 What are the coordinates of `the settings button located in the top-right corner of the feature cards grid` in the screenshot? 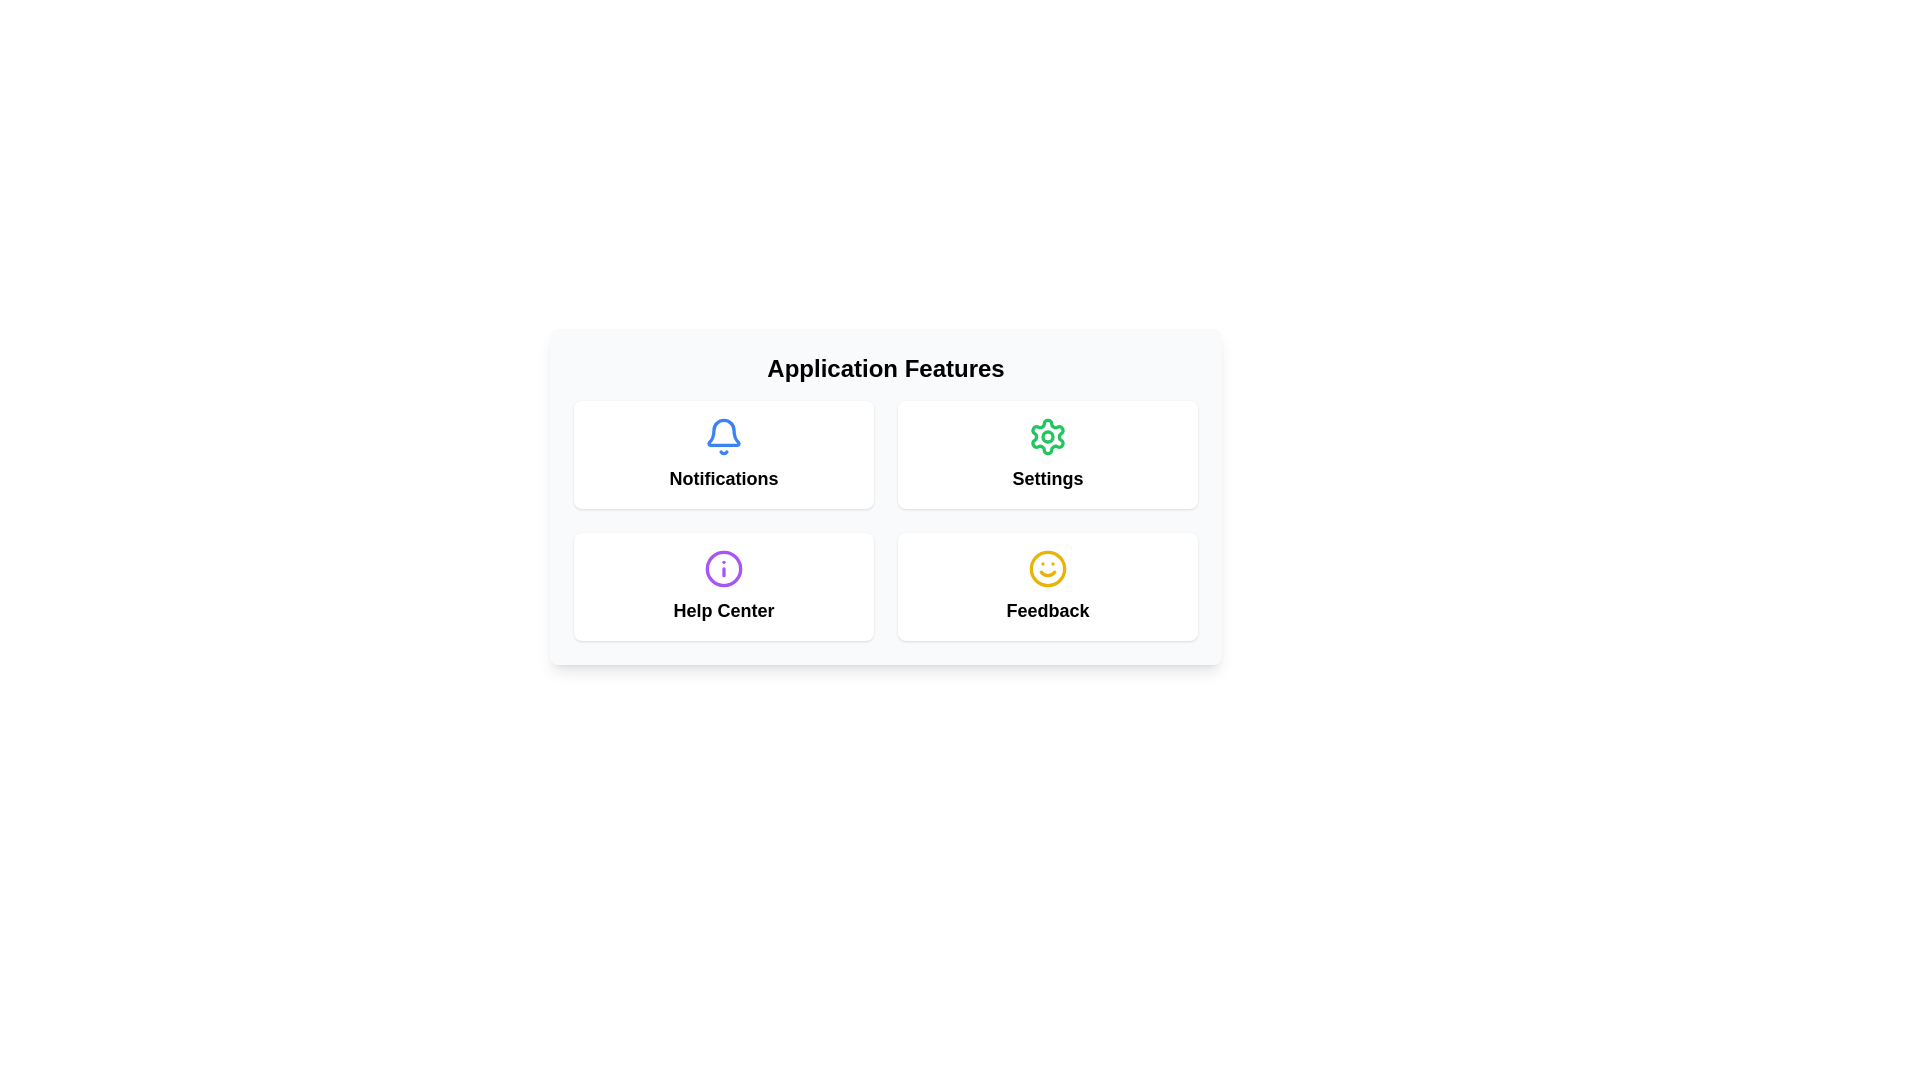 It's located at (1046, 455).